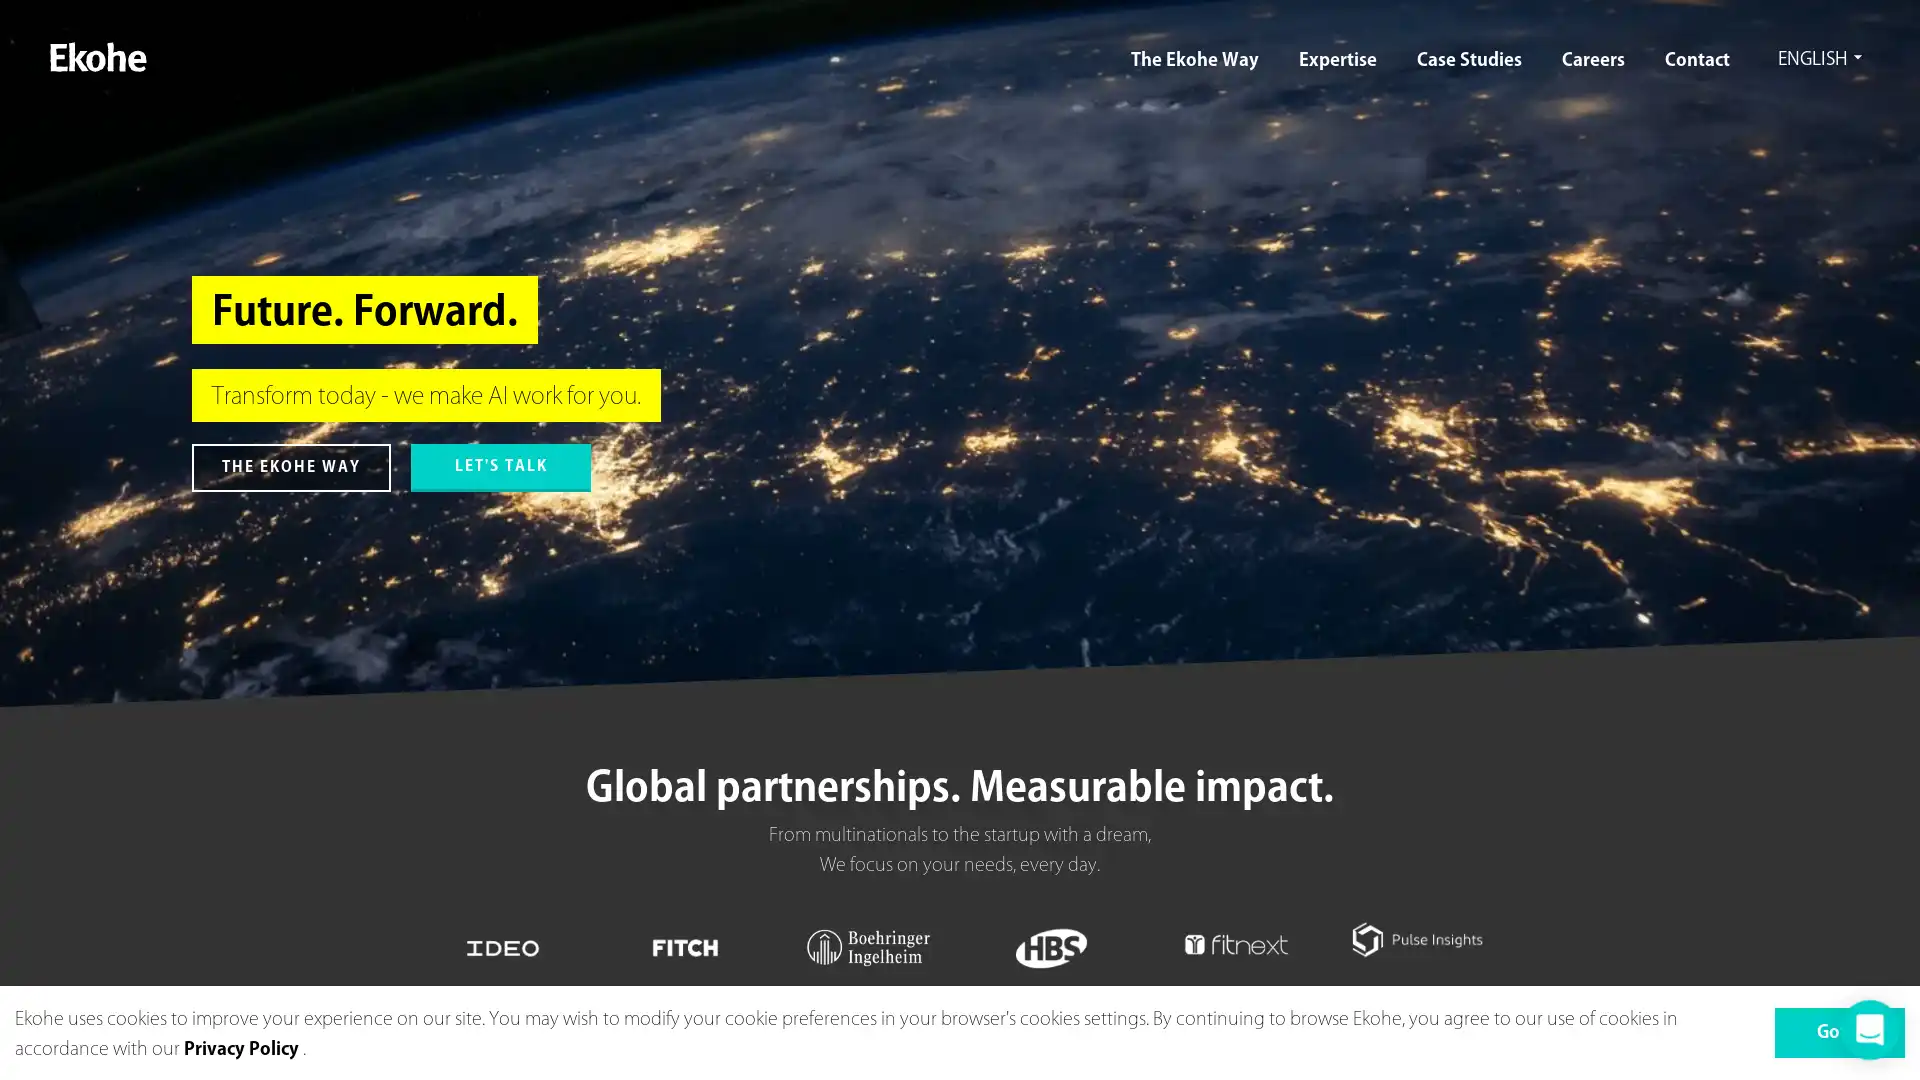  I want to click on Accept cookies, so click(1839, 1033).